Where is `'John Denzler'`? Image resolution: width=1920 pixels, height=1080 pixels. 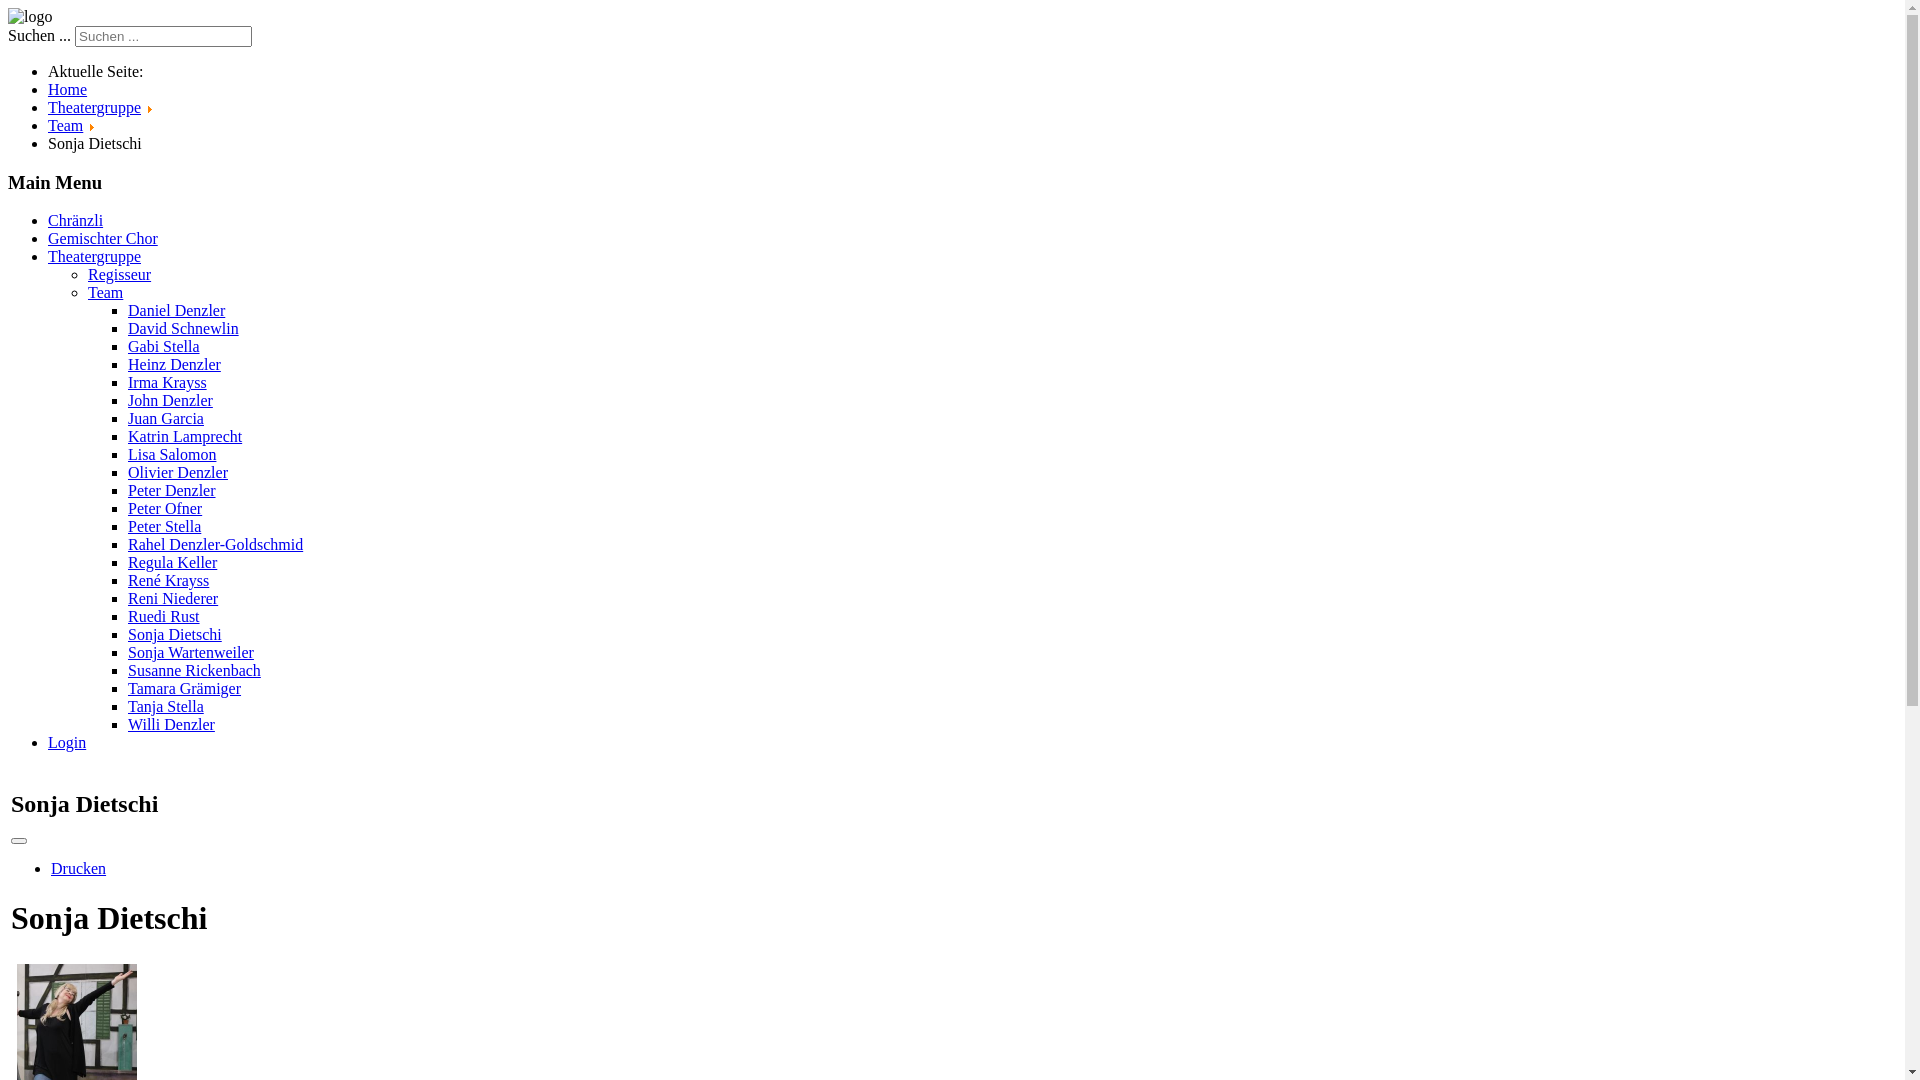 'John Denzler' is located at coordinates (170, 400).